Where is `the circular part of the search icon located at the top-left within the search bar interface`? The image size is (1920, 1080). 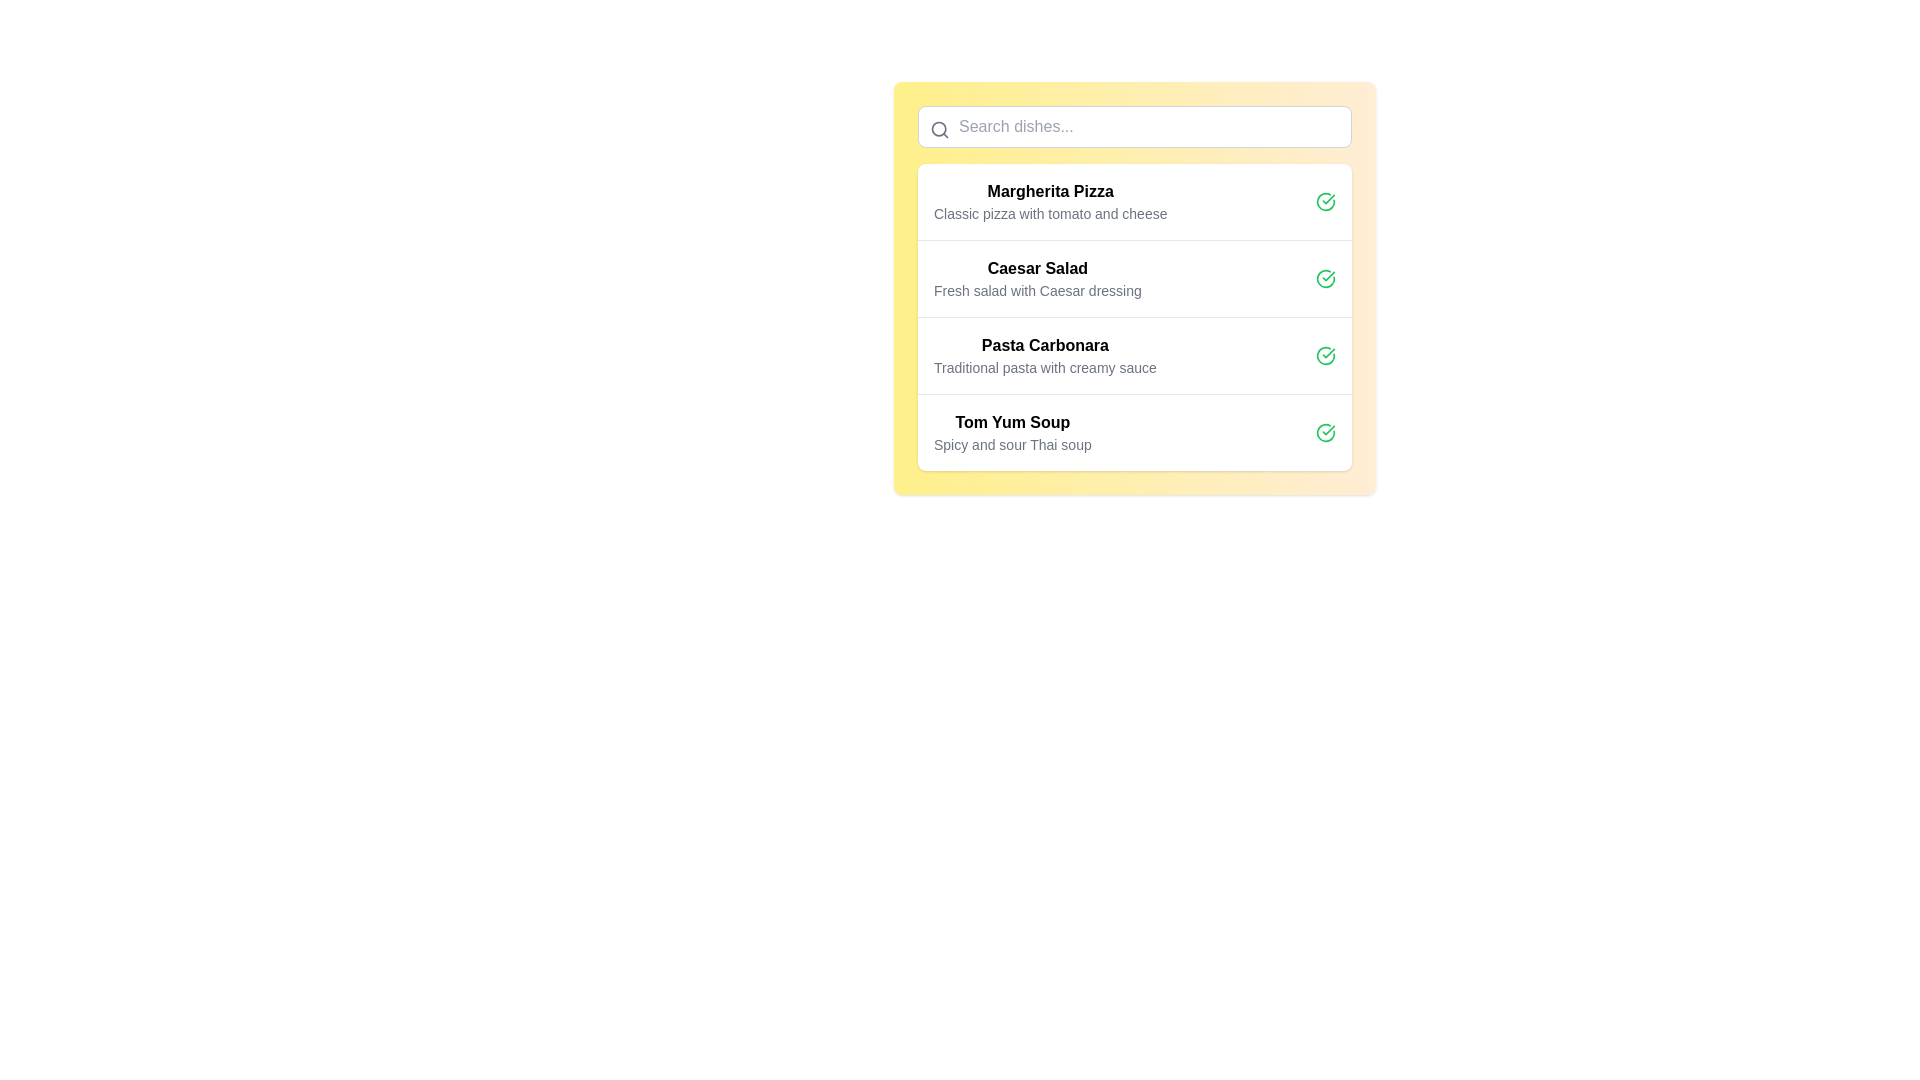
the circular part of the search icon located at the top-left within the search bar interface is located at coordinates (938, 129).